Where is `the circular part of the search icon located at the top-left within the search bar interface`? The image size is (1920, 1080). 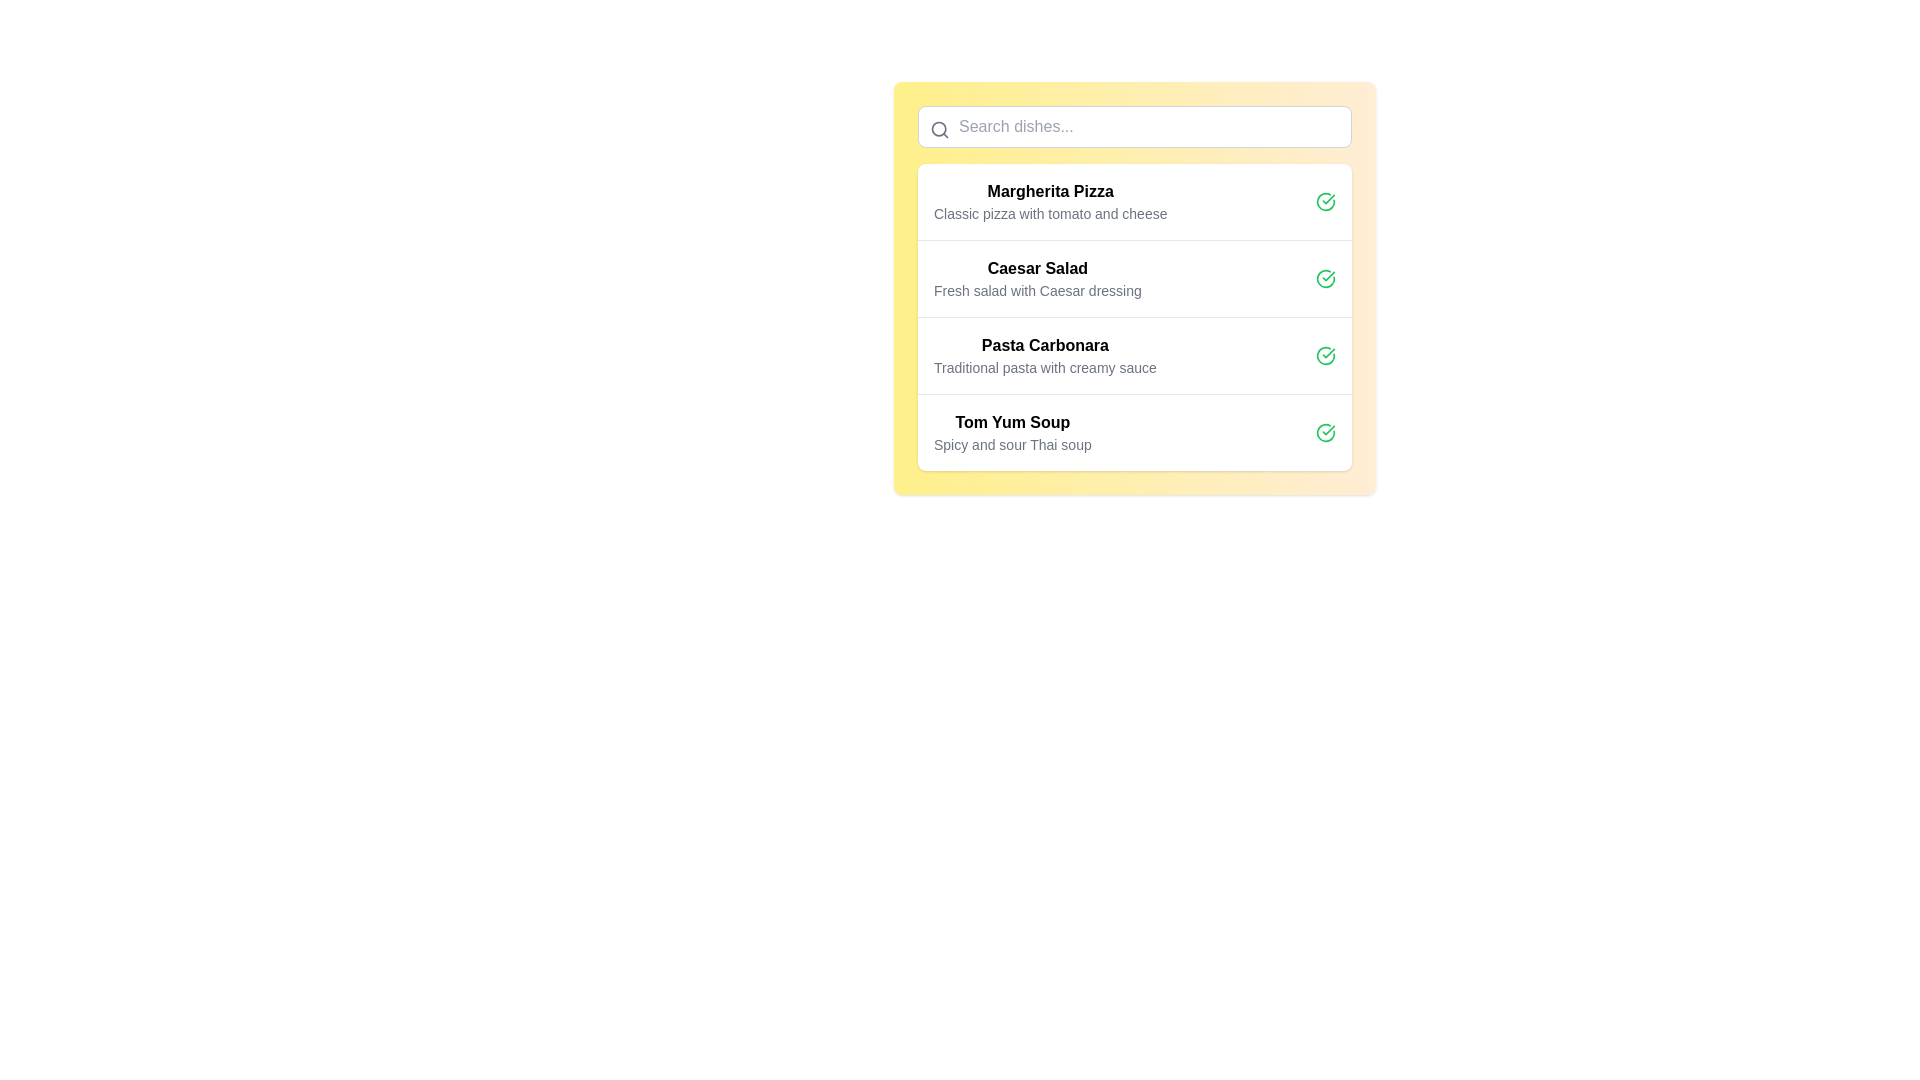
the circular part of the search icon located at the top-left within the search bar interface is located at coordinates (938, 129).